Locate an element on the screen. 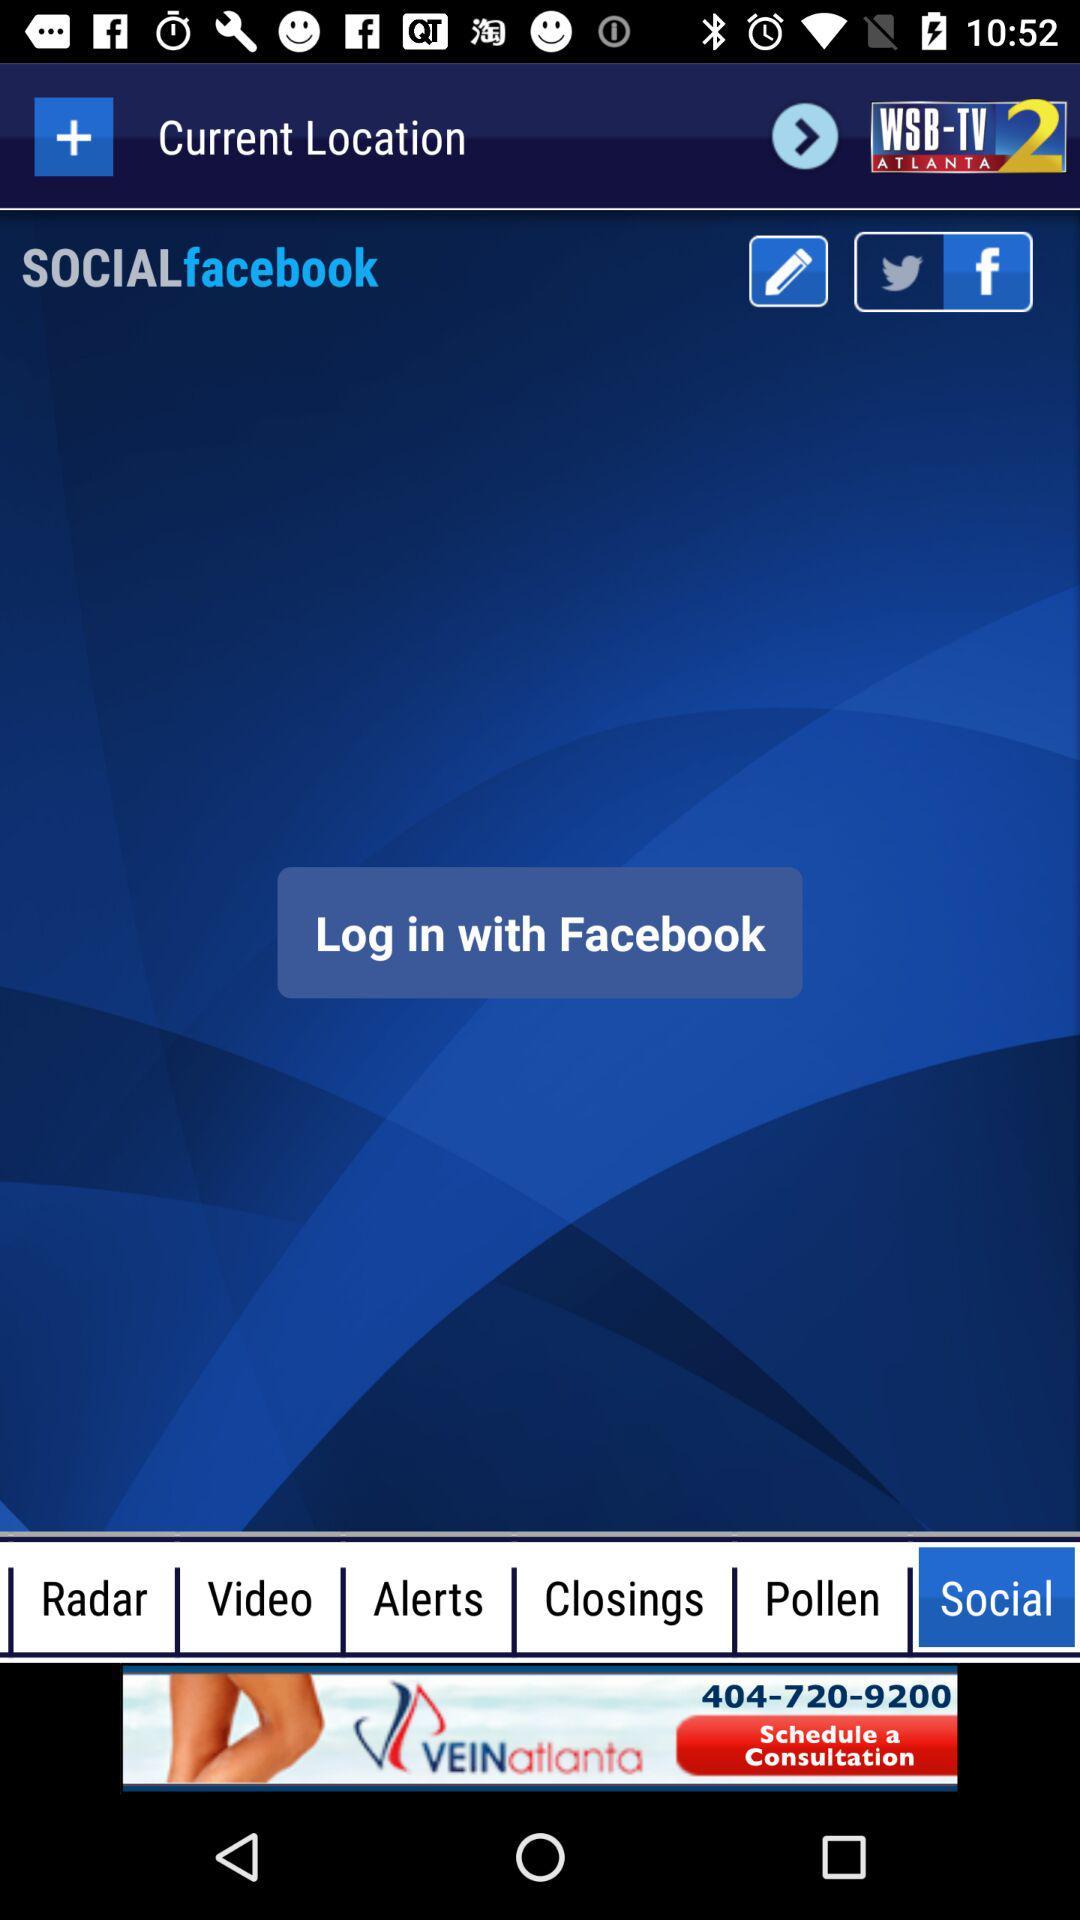 The width and height of the screenshot is (1080, 1920). more is located at coordinates (72, 135).